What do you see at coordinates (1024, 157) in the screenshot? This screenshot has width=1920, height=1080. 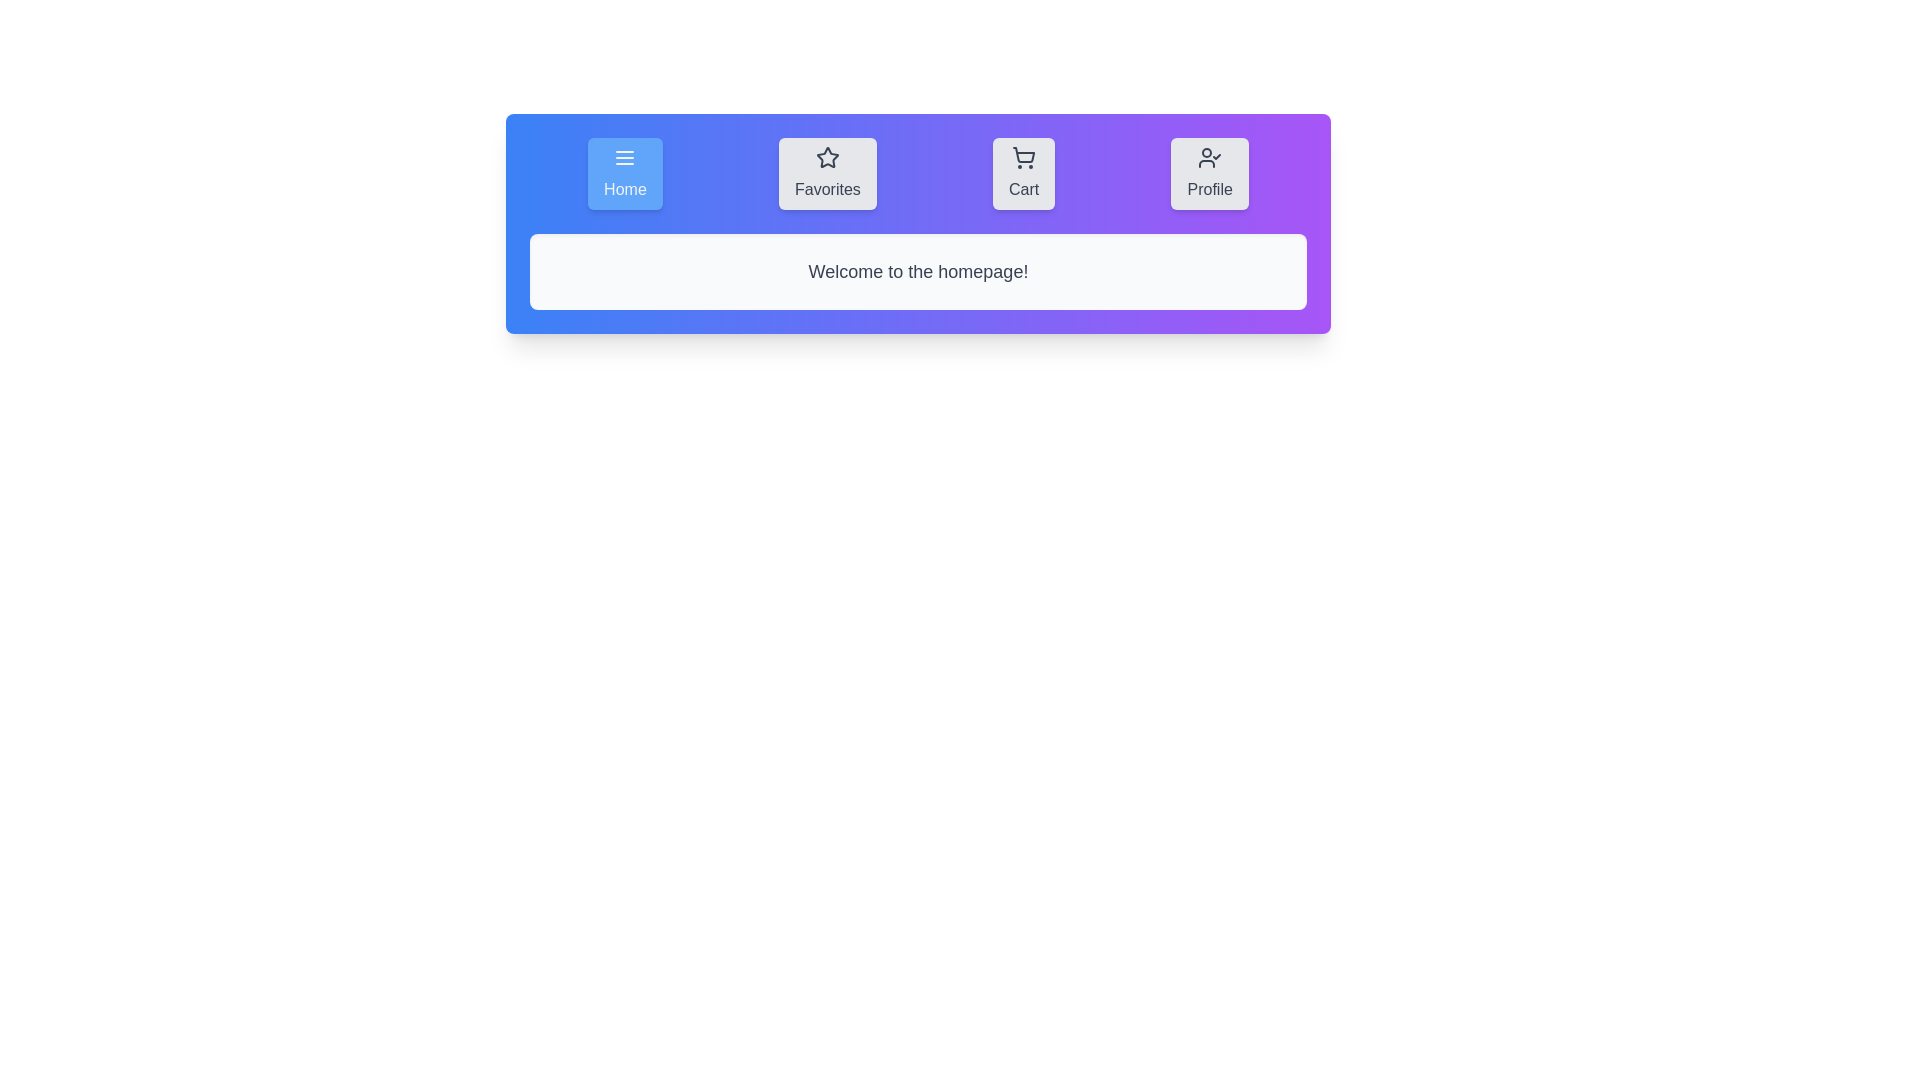 I see `the shopping cart icon in the navigation menu` at bounding box center [1024, 157].